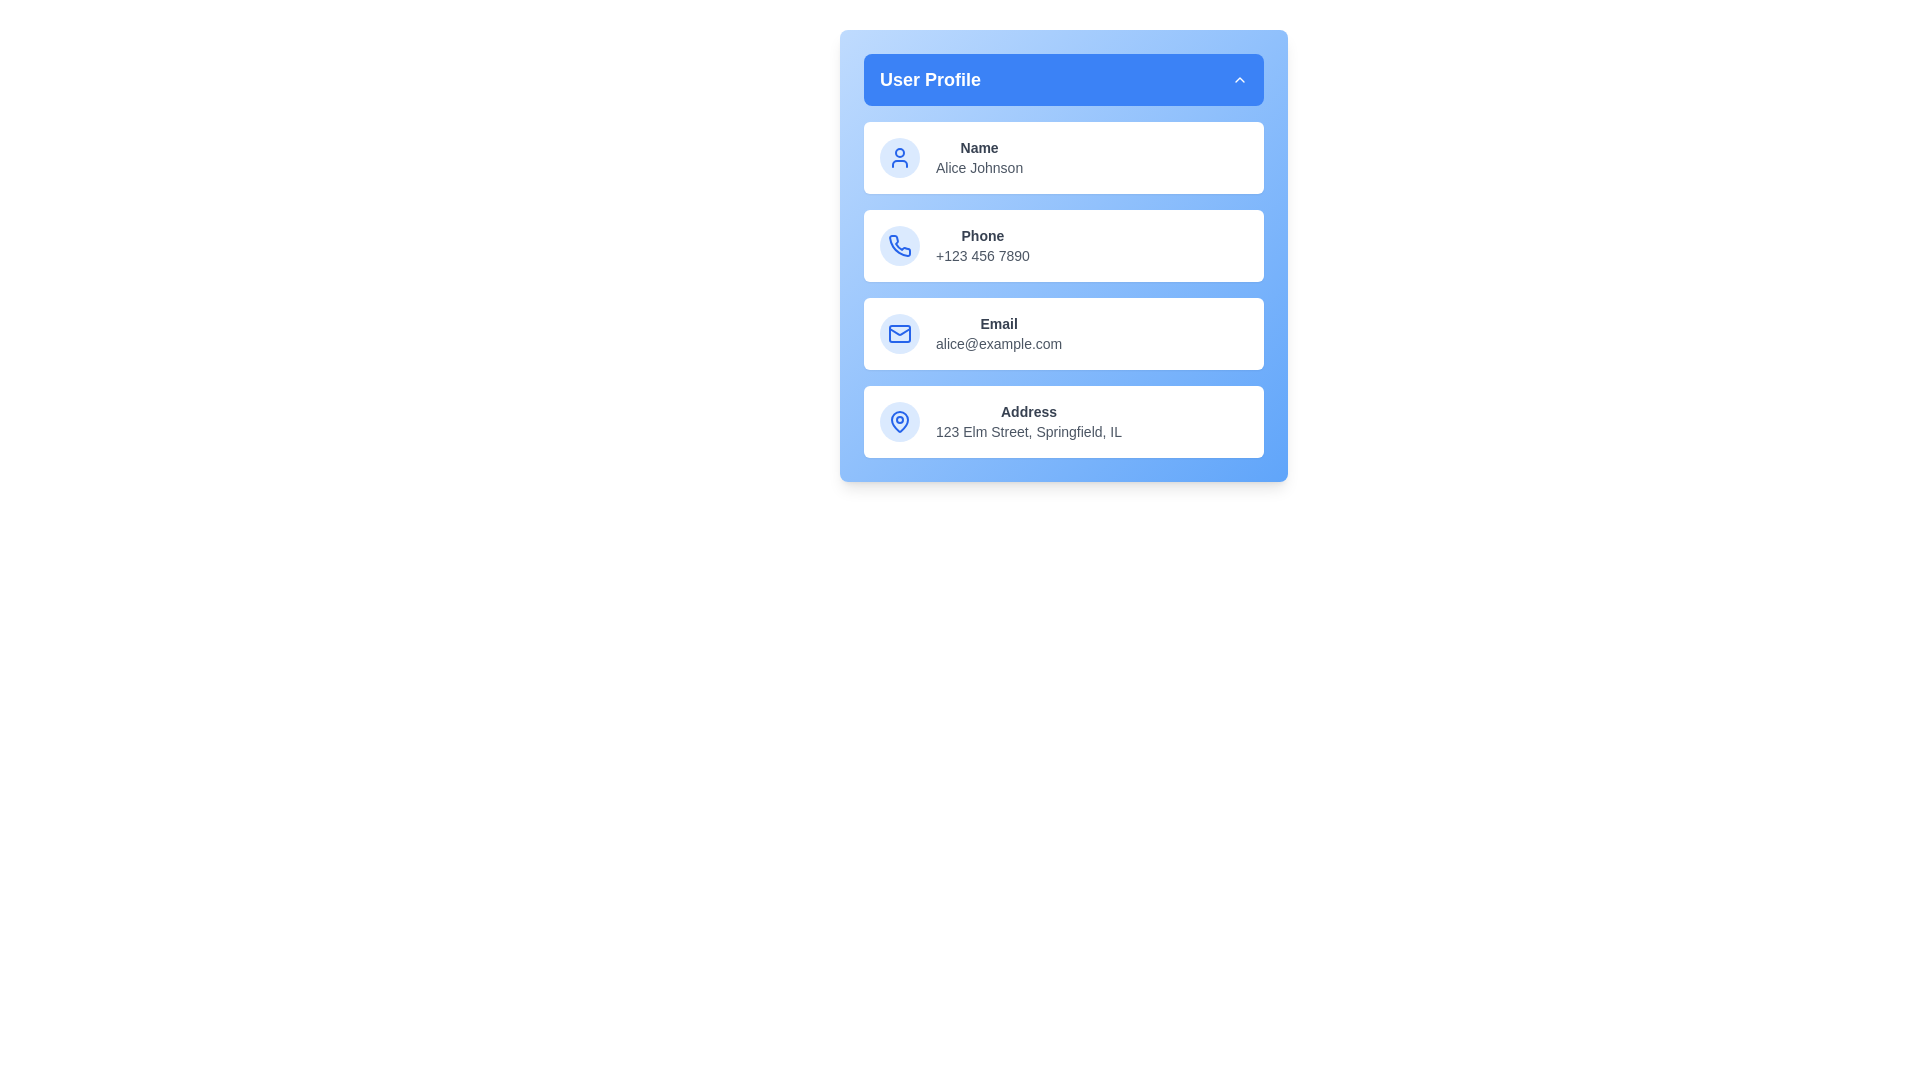  What do you see at coordinates (929, 79) in the screenshot?
I see `the title text label of the card located at the top of the card-like widget, which serves to indicate the focus or context of the information presented below it` at bounding box center [929, 79].